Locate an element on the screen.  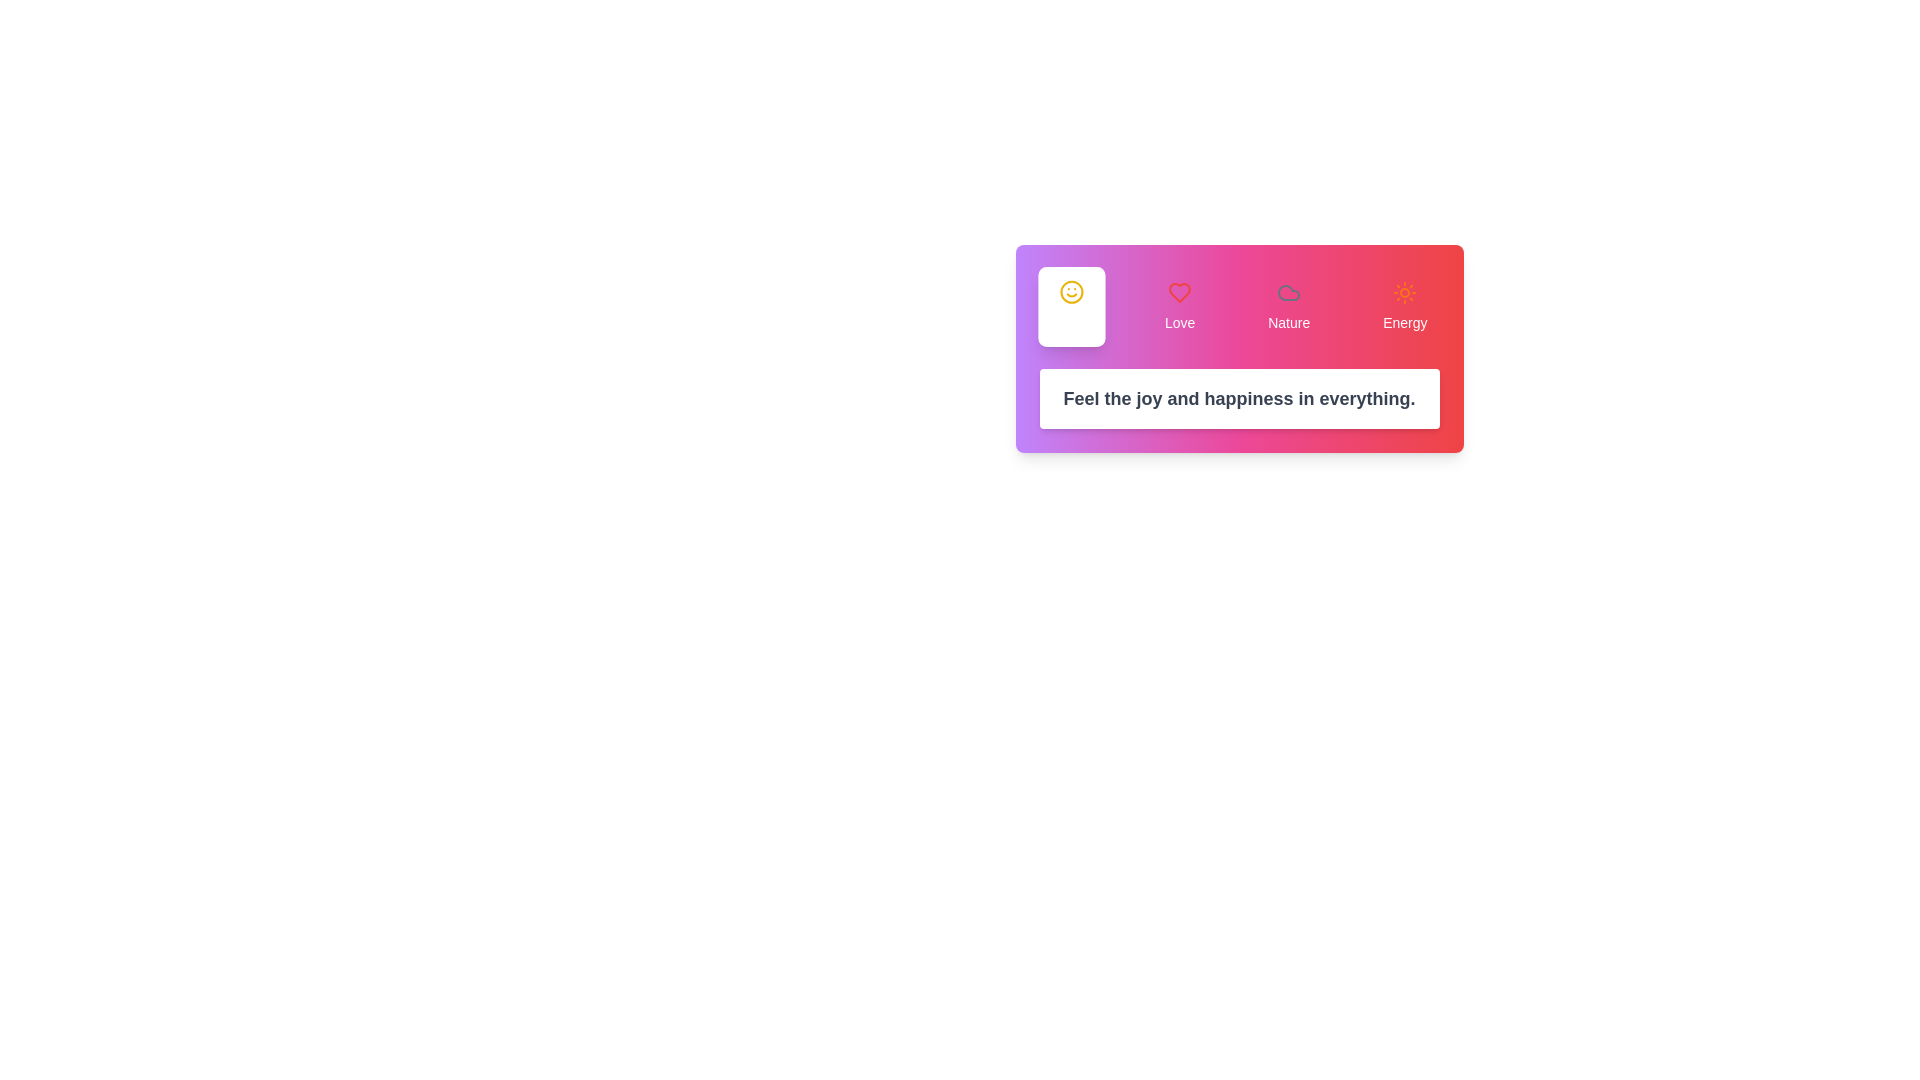
the Energy tab by clicking on it is located at coordinates (1404, 307).